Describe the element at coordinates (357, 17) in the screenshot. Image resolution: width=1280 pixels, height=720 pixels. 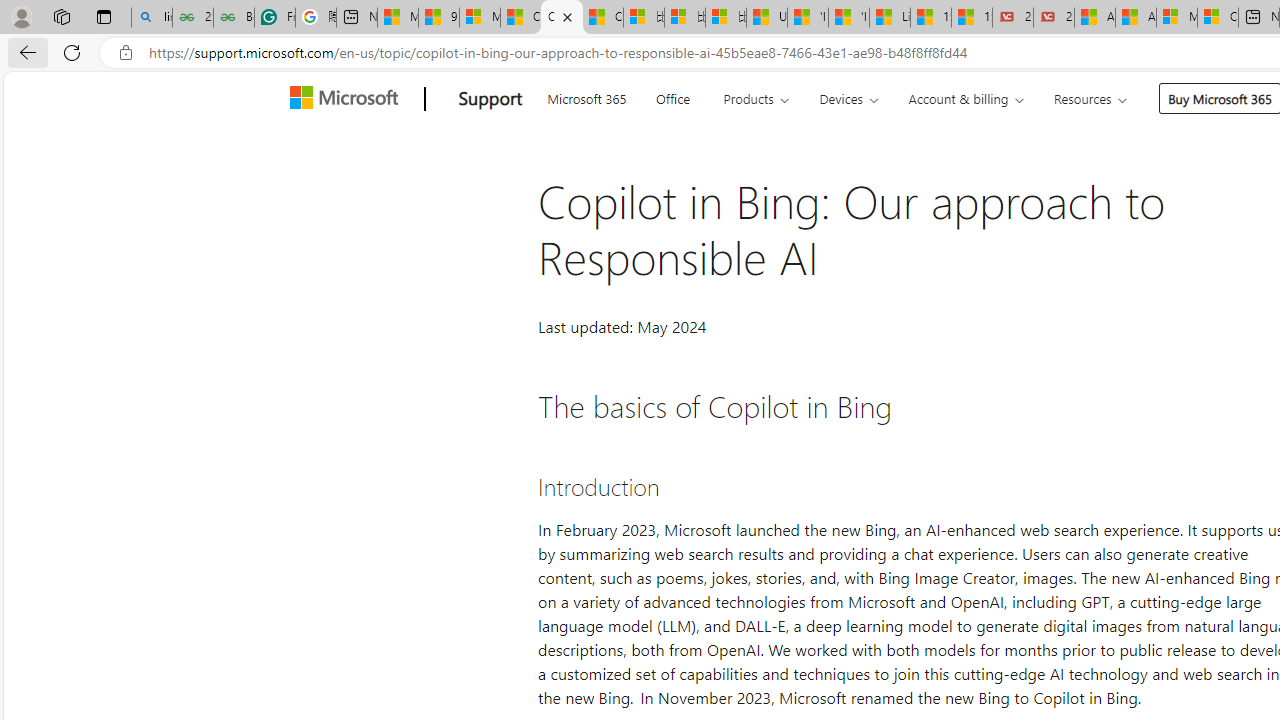
I see `'New tab'` at that location.